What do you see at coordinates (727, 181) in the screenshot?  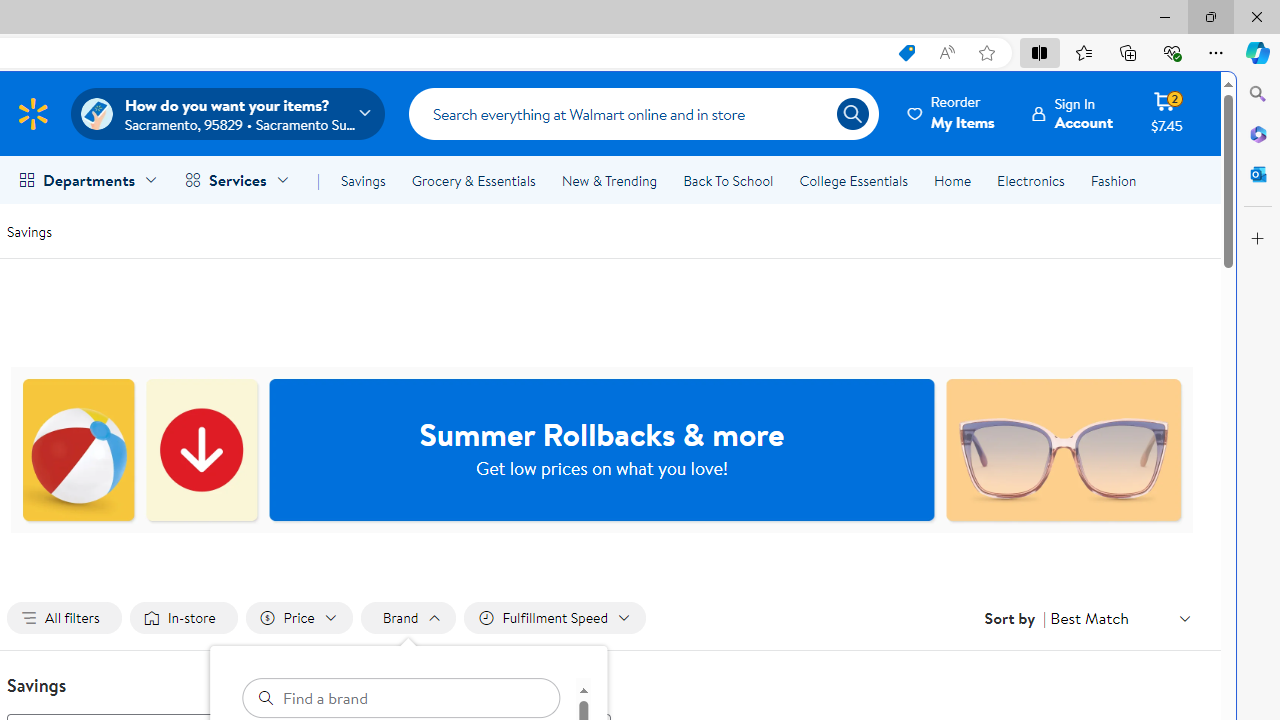 I see `'Back To School'` at bounding box center [727, 181].